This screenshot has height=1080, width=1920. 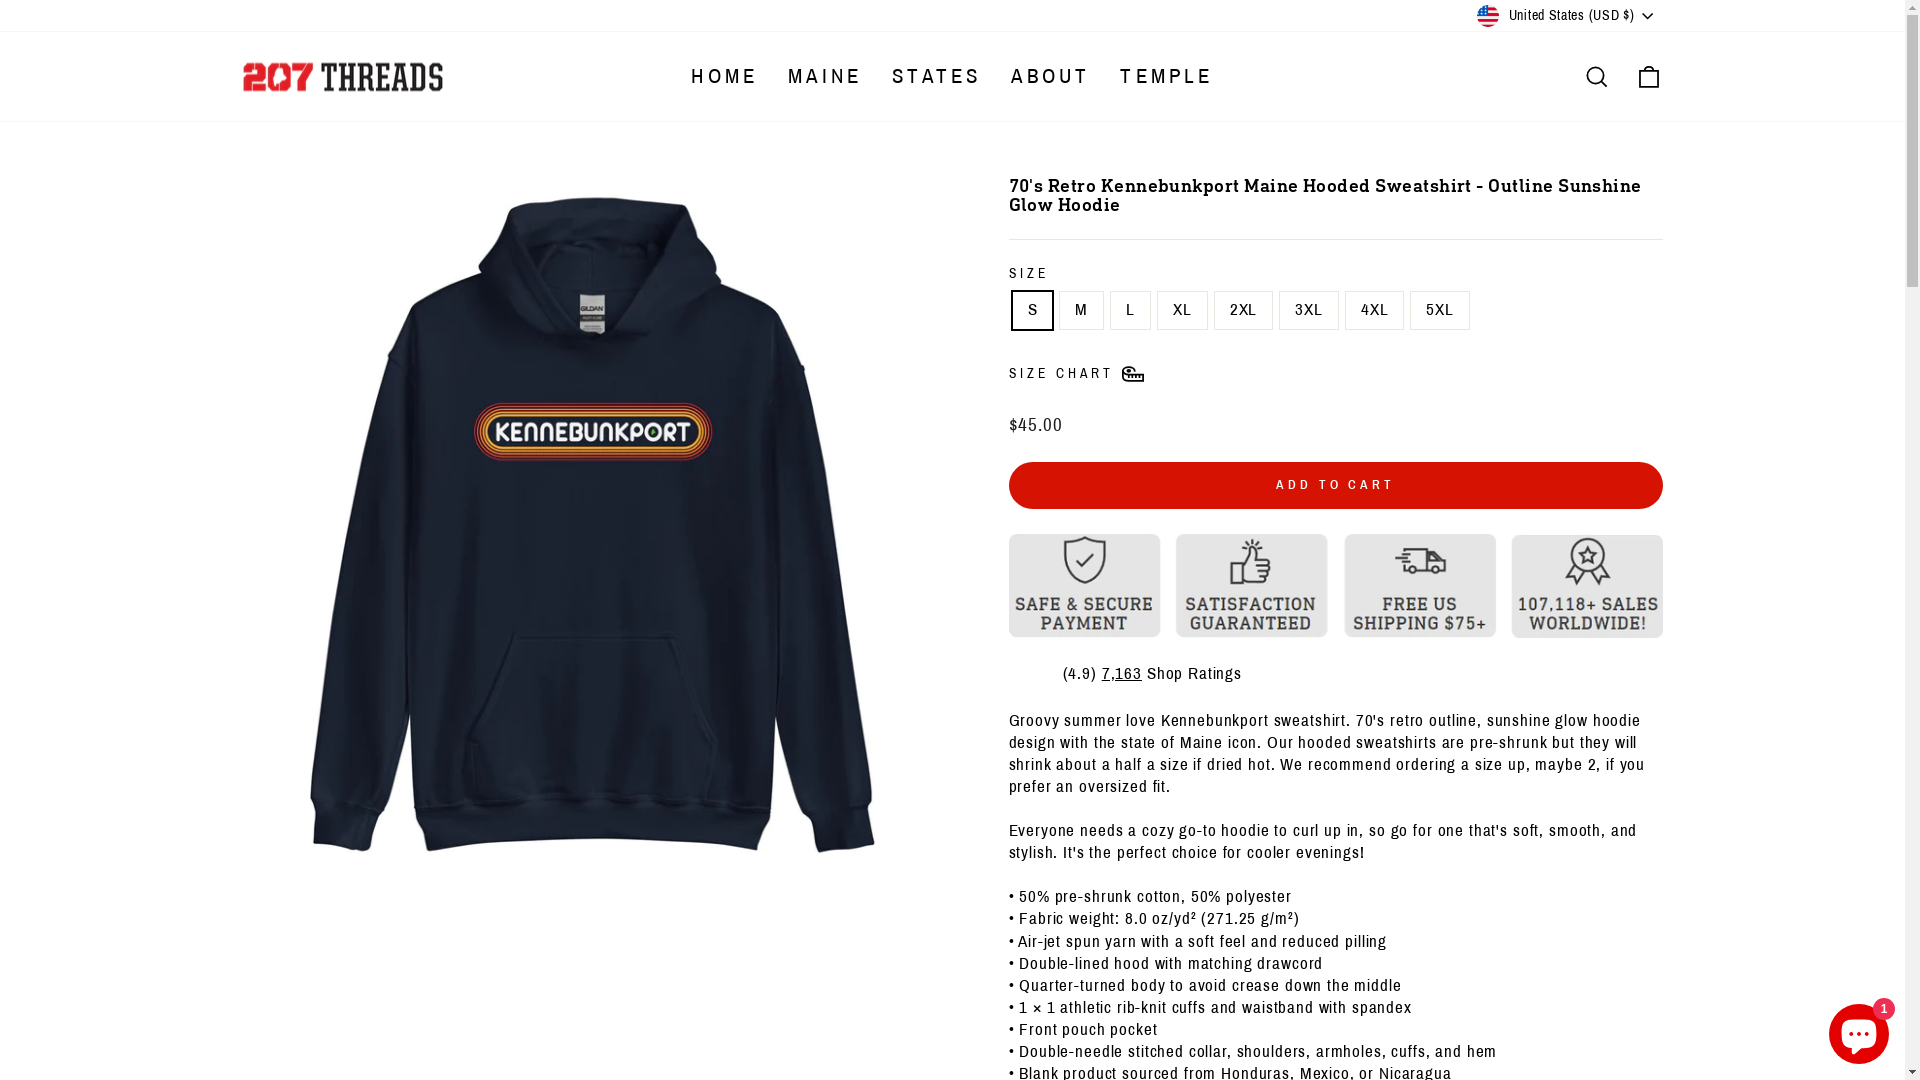 I want to click on 'TEMPLE', so click(x=1166, y=76).